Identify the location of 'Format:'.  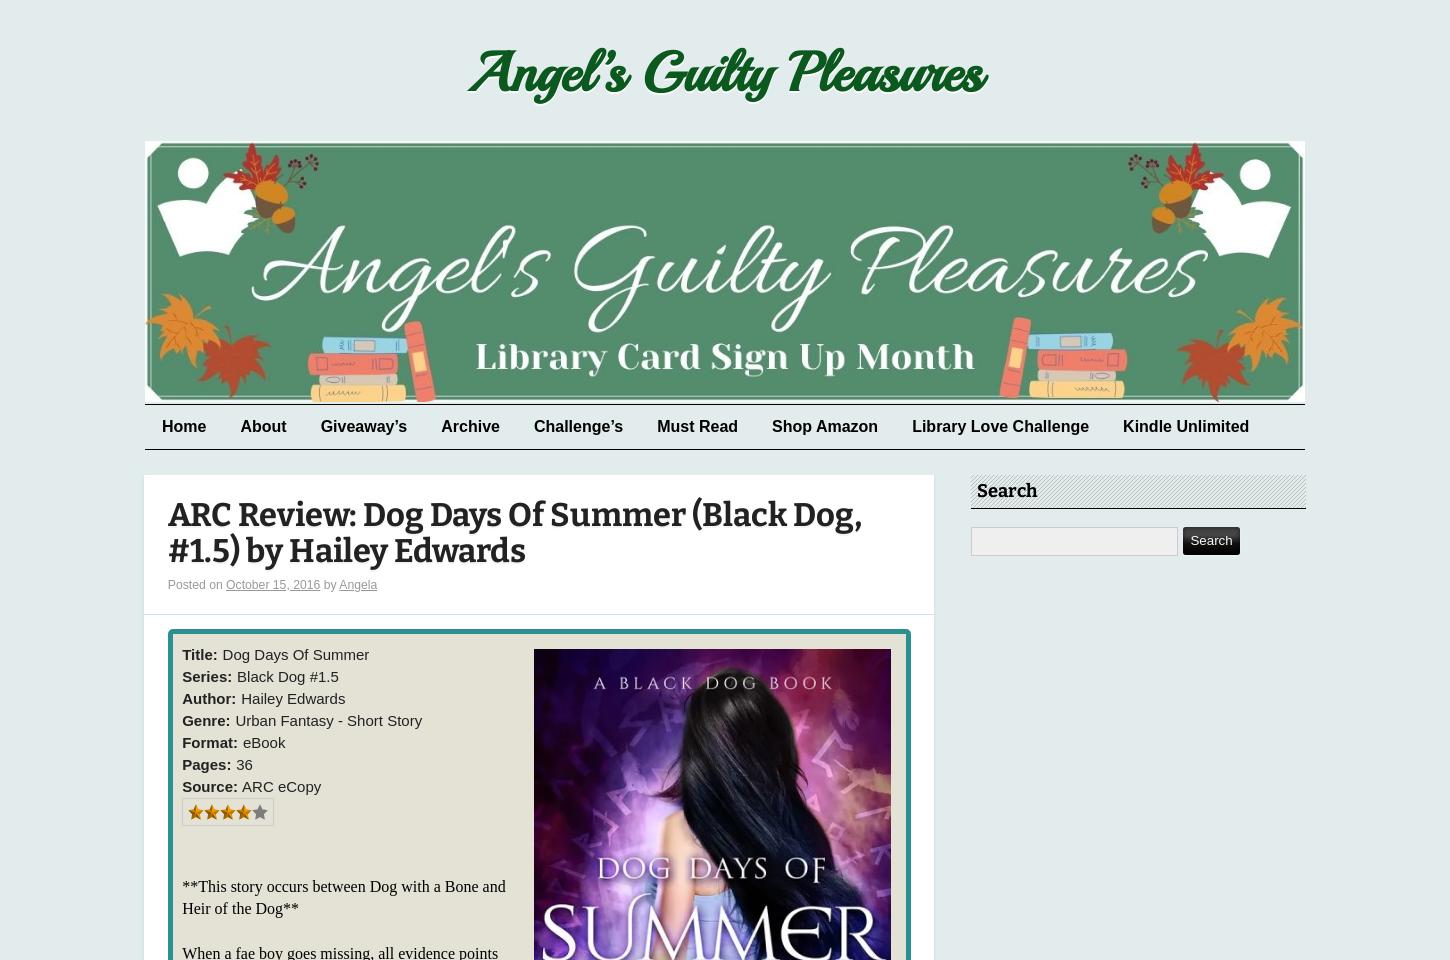
(180, 740).